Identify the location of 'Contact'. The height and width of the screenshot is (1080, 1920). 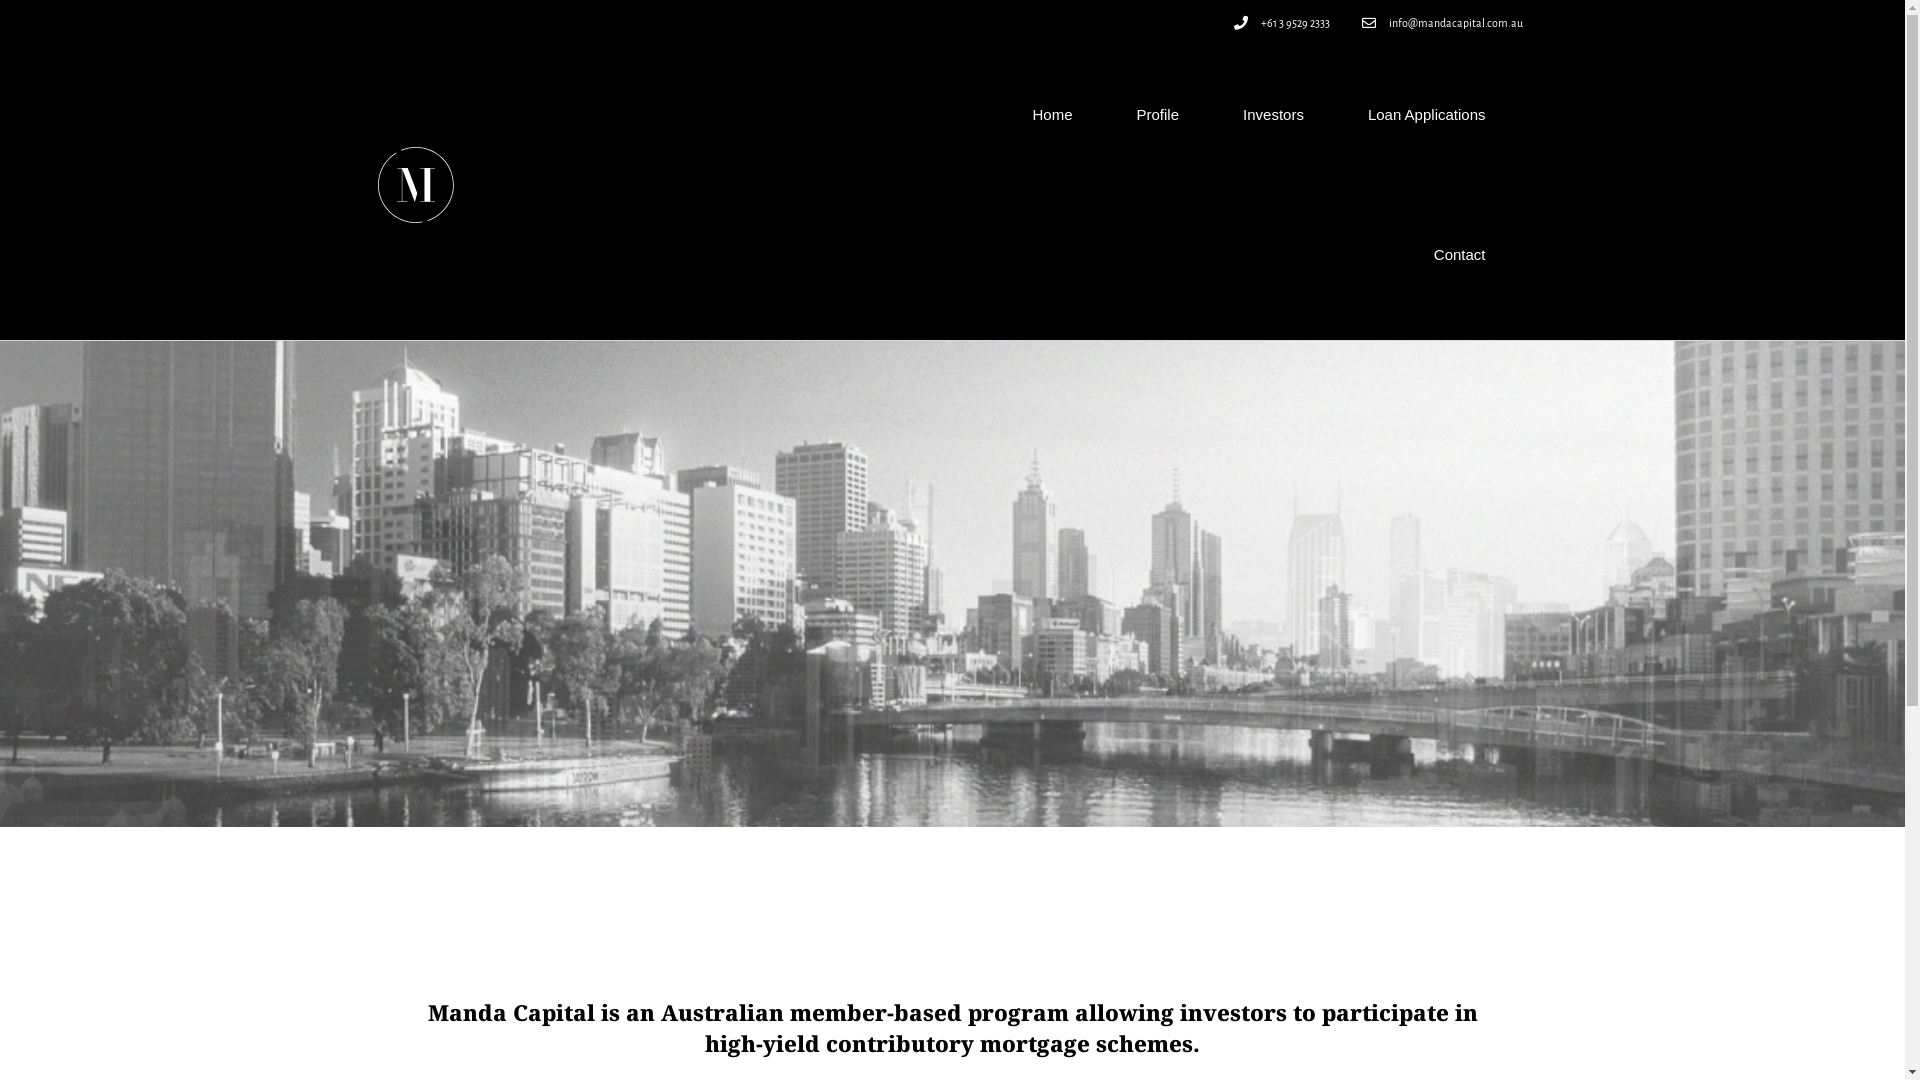
(1400, 253).